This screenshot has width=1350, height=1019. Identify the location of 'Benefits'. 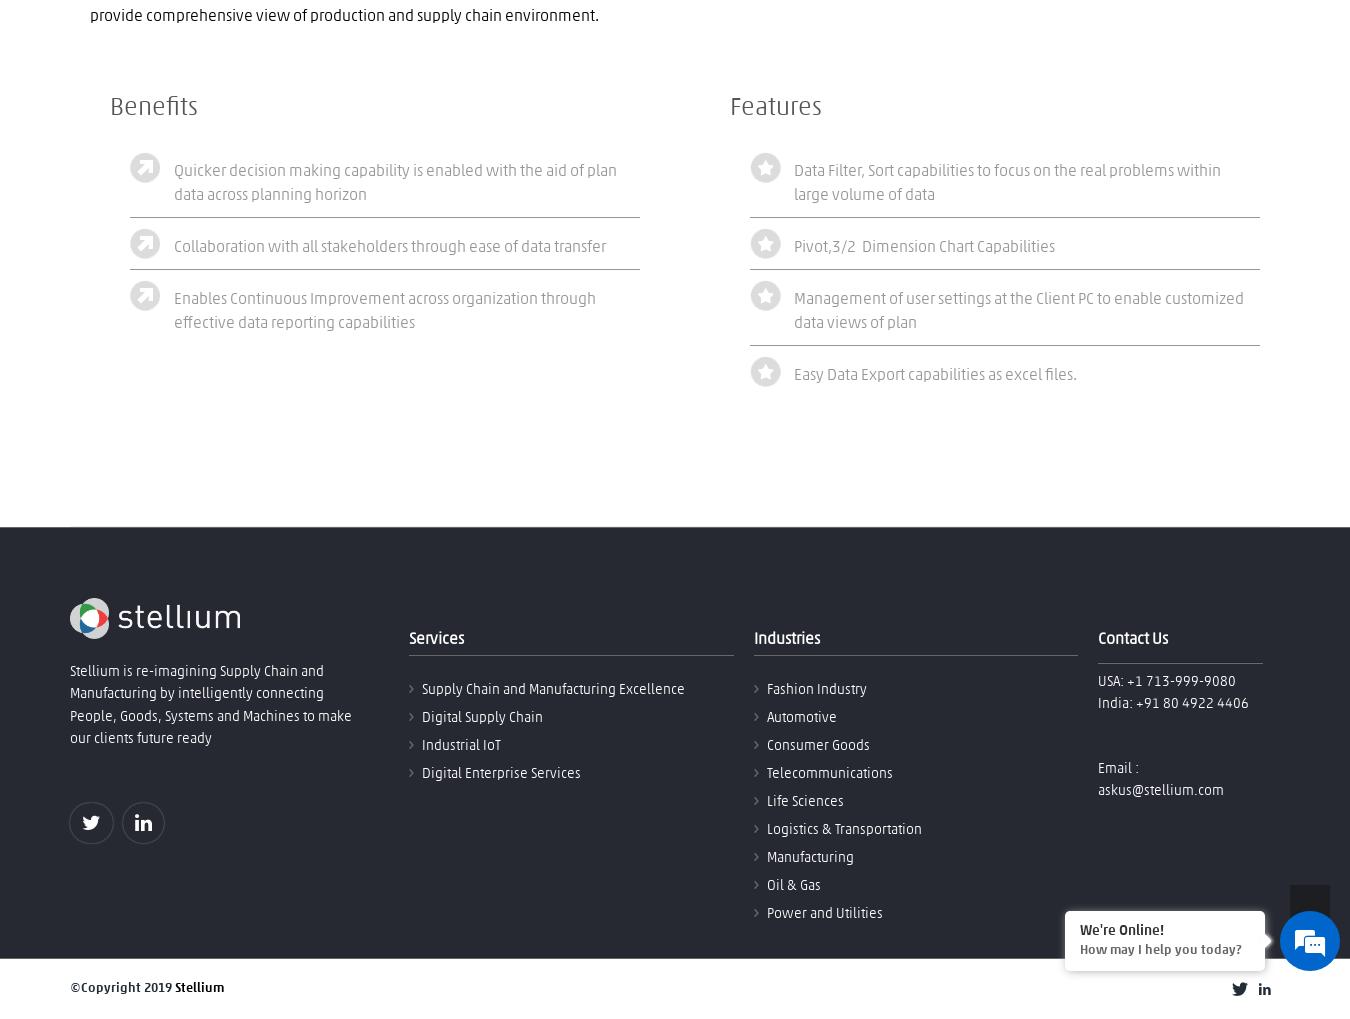
(154, 106).